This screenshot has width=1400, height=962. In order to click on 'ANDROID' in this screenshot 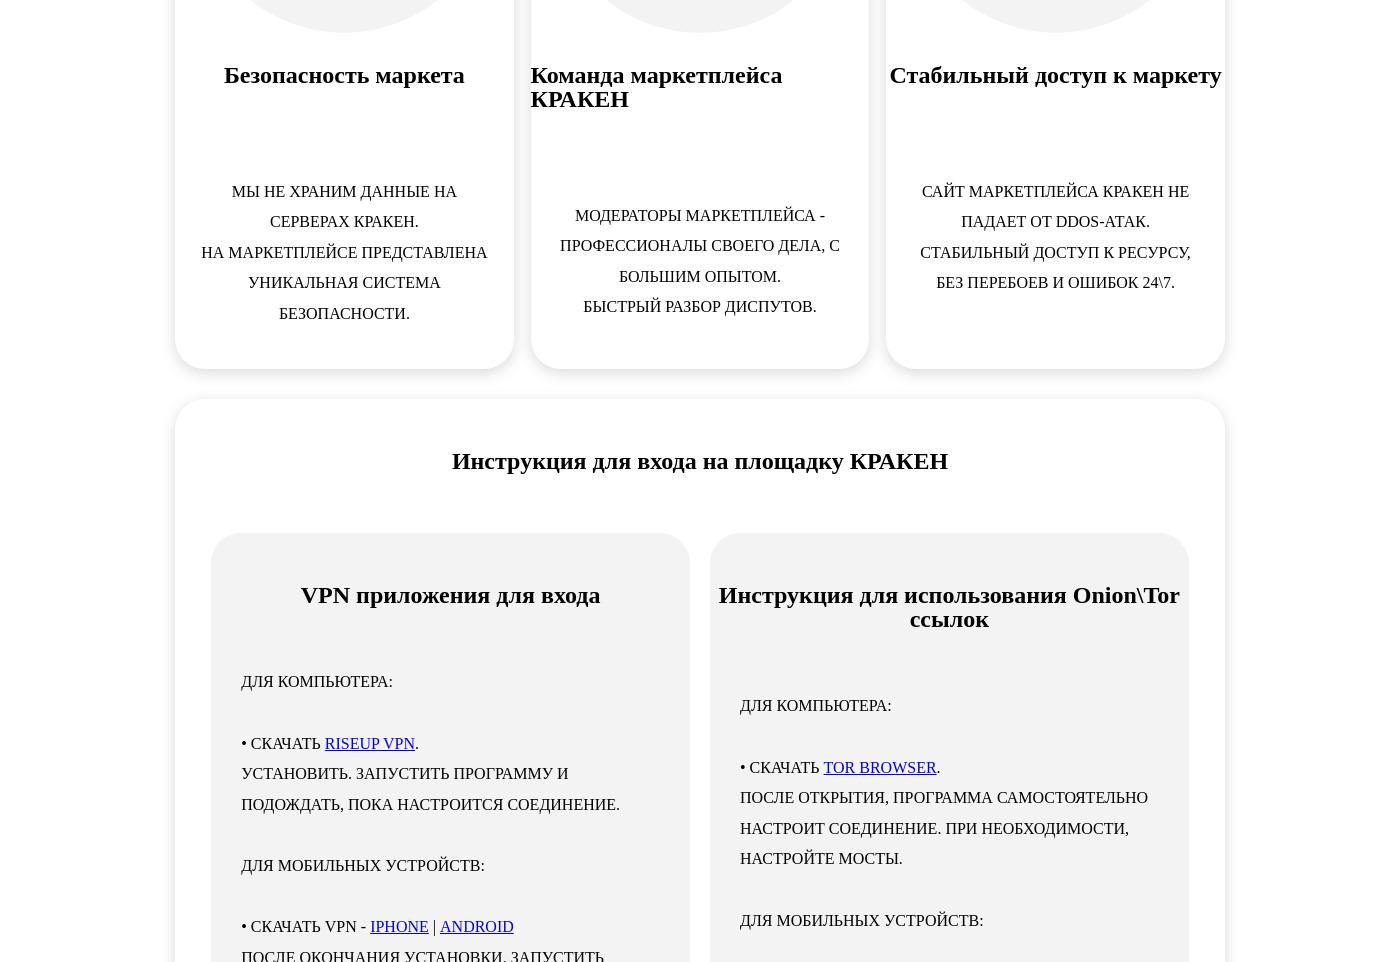, I will do `click(476, 926)`.